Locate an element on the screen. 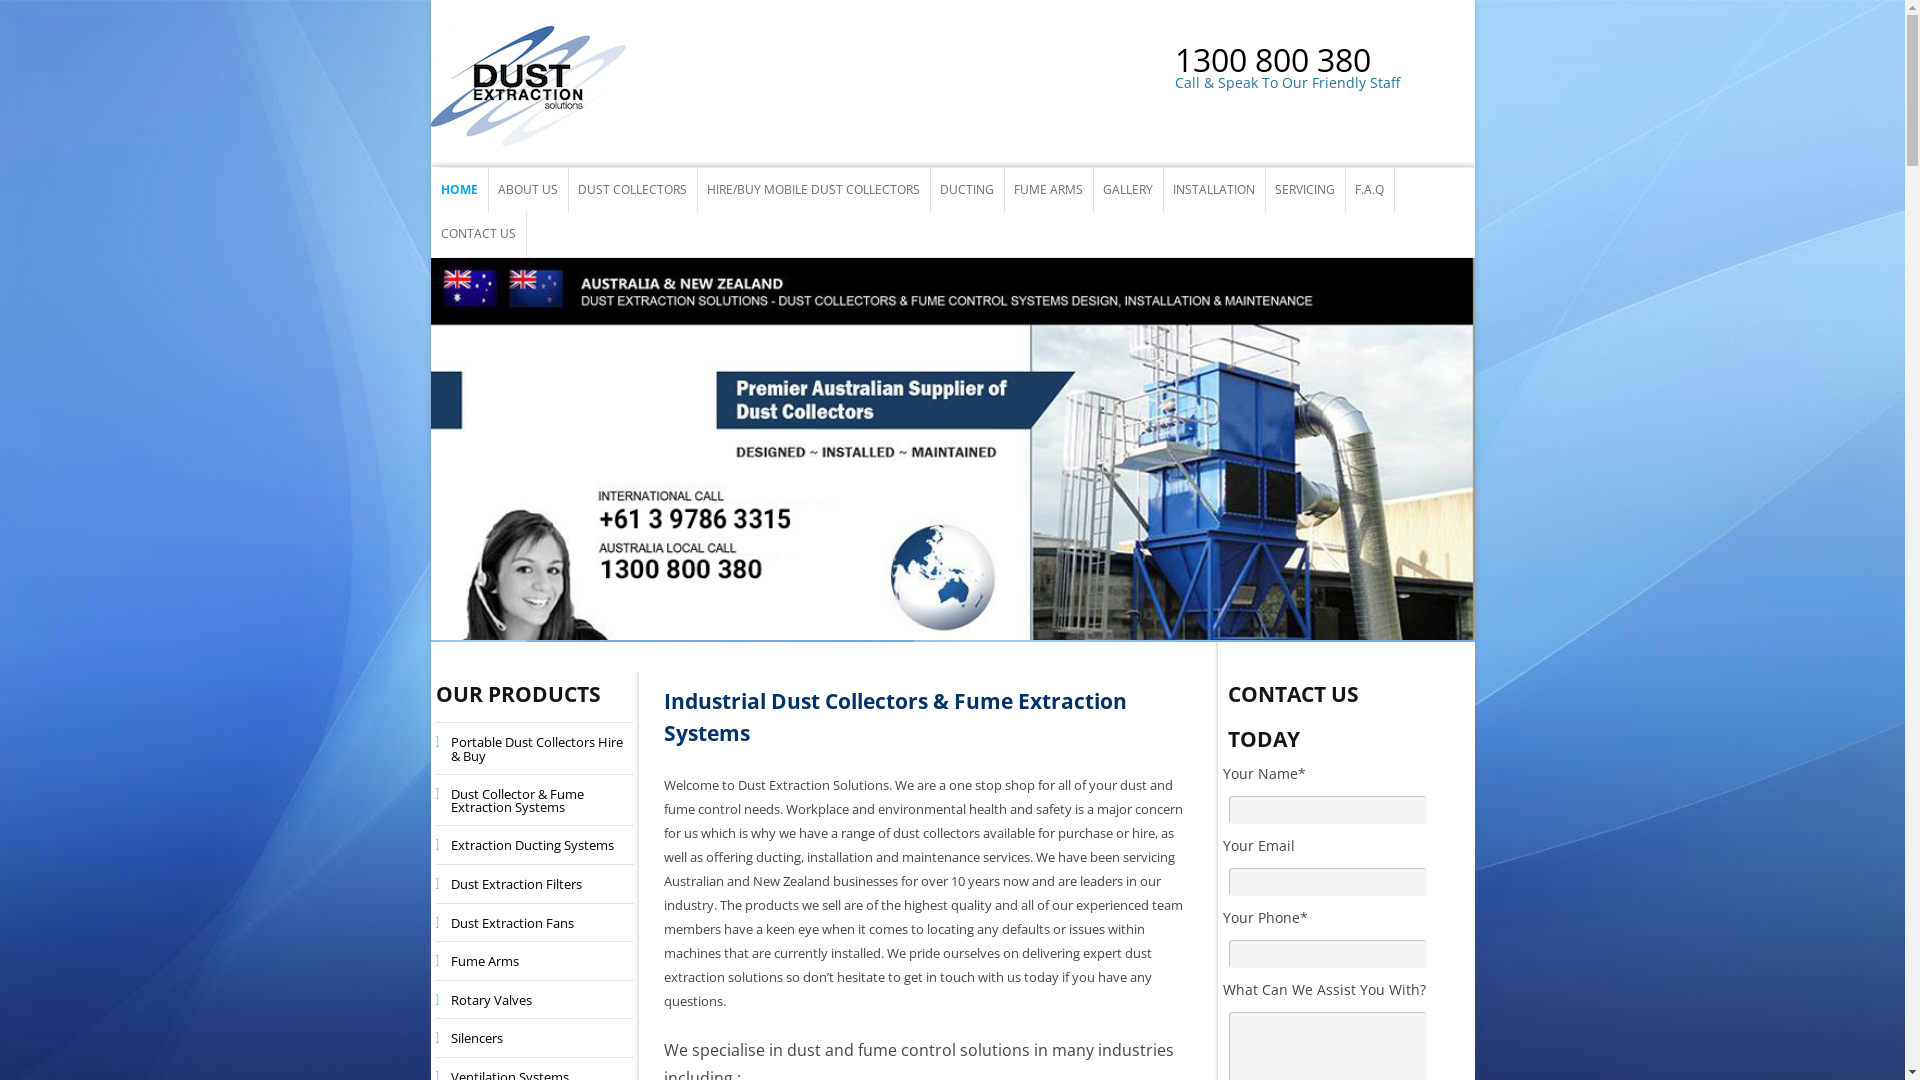 This screenshot has height=1080, width=1920. 'HOME' is located at coordinates (457, 189).